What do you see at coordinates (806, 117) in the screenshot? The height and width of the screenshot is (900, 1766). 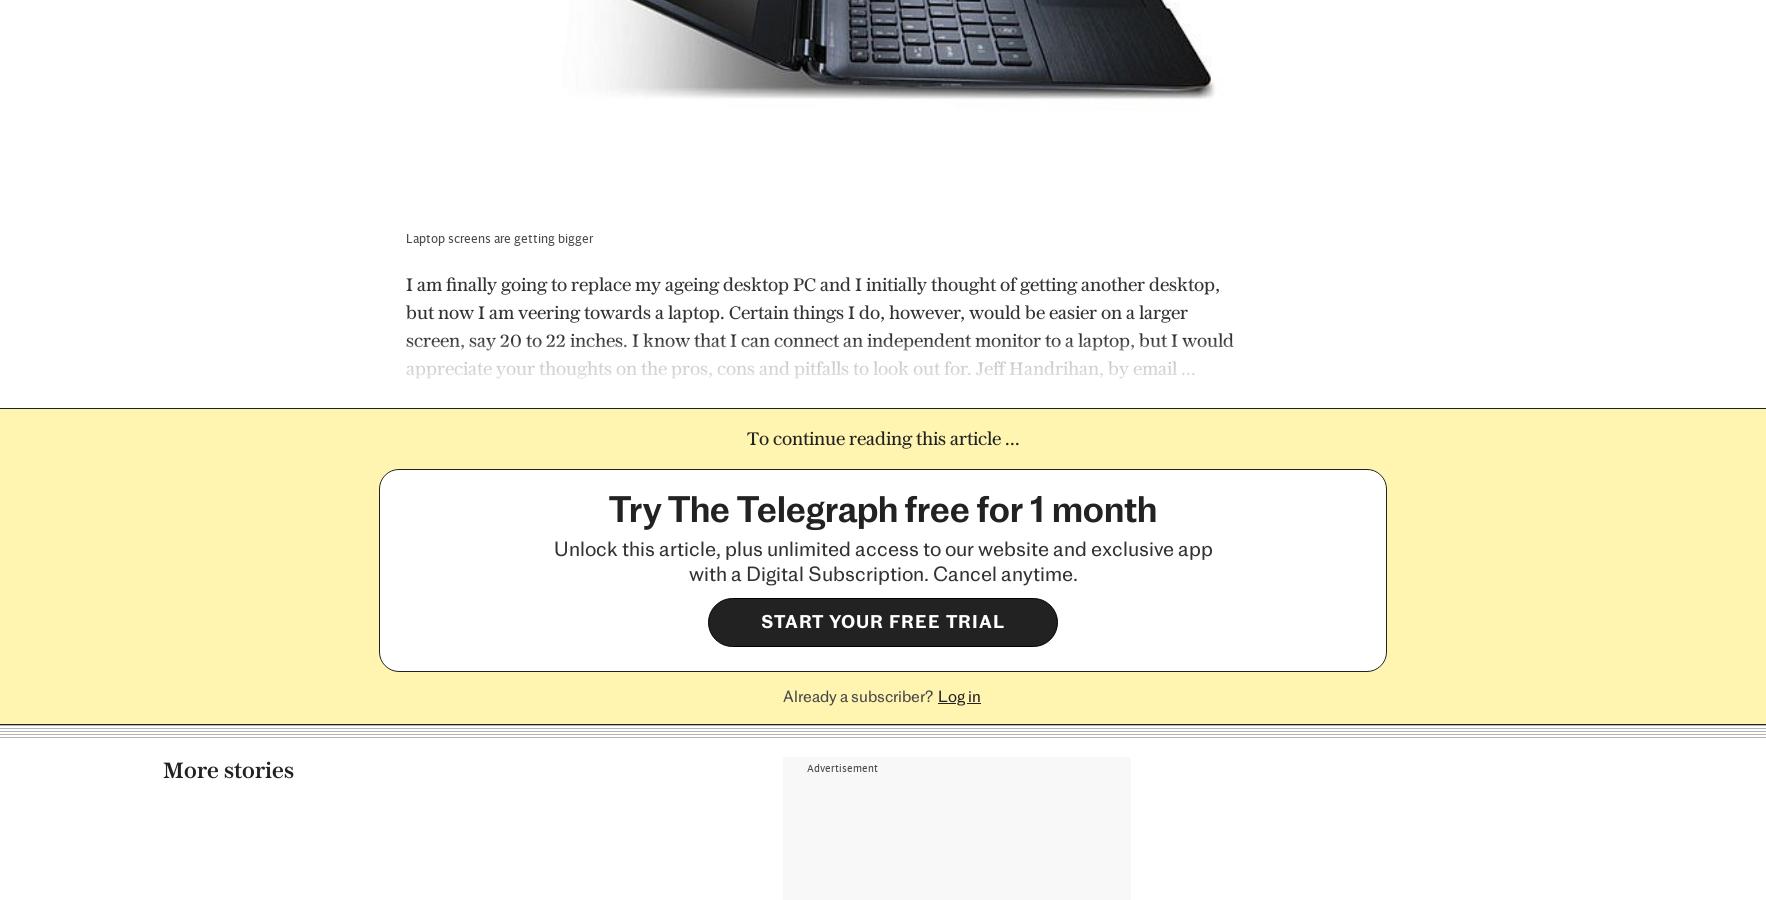 I see `'Advertisement'` at bounding box center [806, 117].